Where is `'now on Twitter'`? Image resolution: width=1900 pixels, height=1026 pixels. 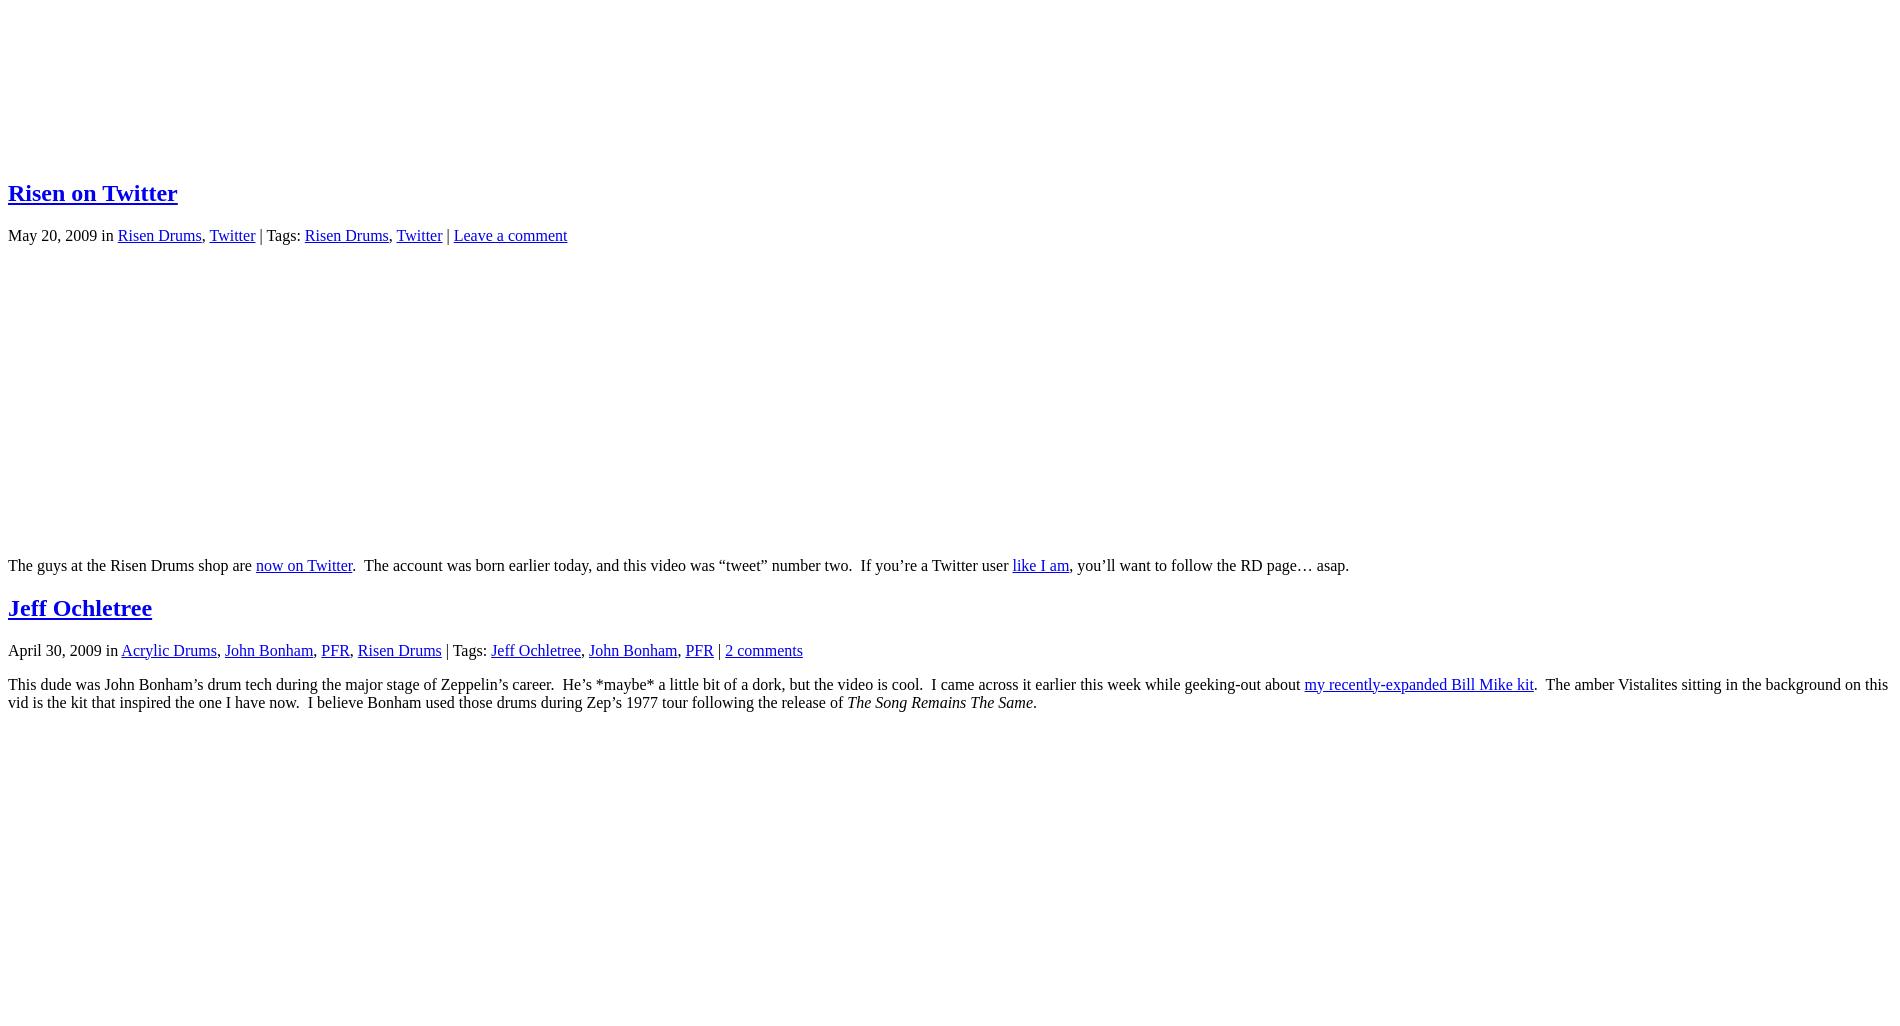 'now on Twitter' is located at coordinates (302, 564).